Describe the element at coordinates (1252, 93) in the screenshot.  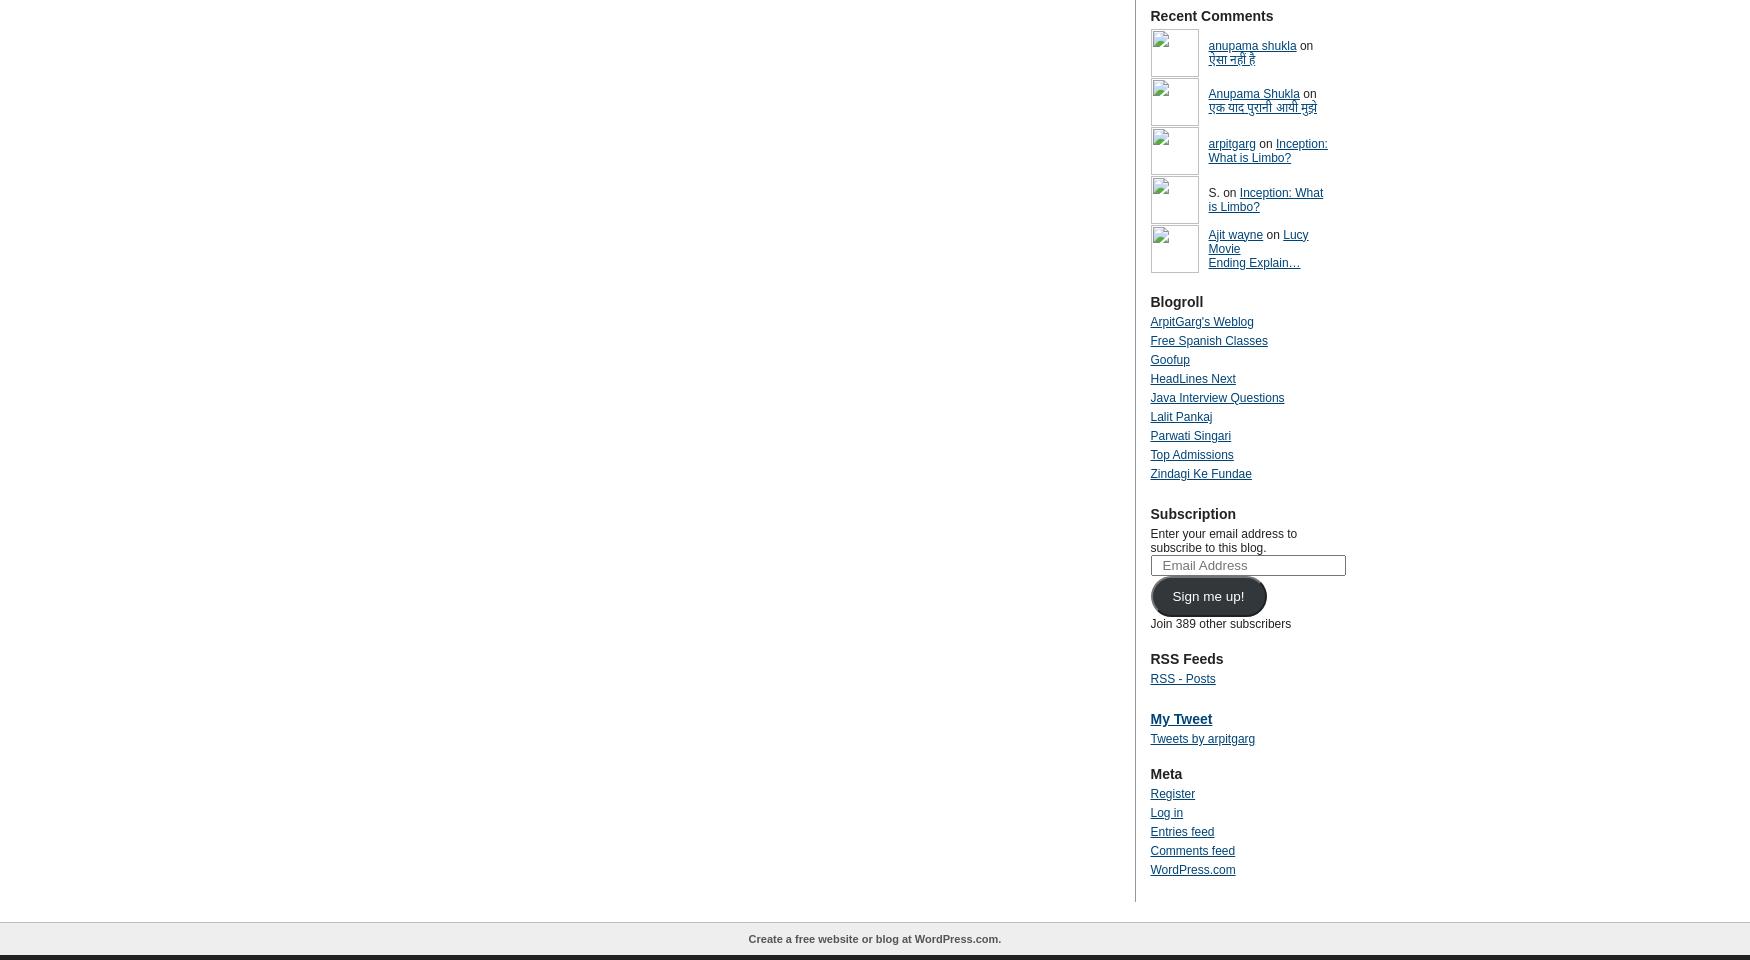
I see `'Anupama Shukla'` at that location.